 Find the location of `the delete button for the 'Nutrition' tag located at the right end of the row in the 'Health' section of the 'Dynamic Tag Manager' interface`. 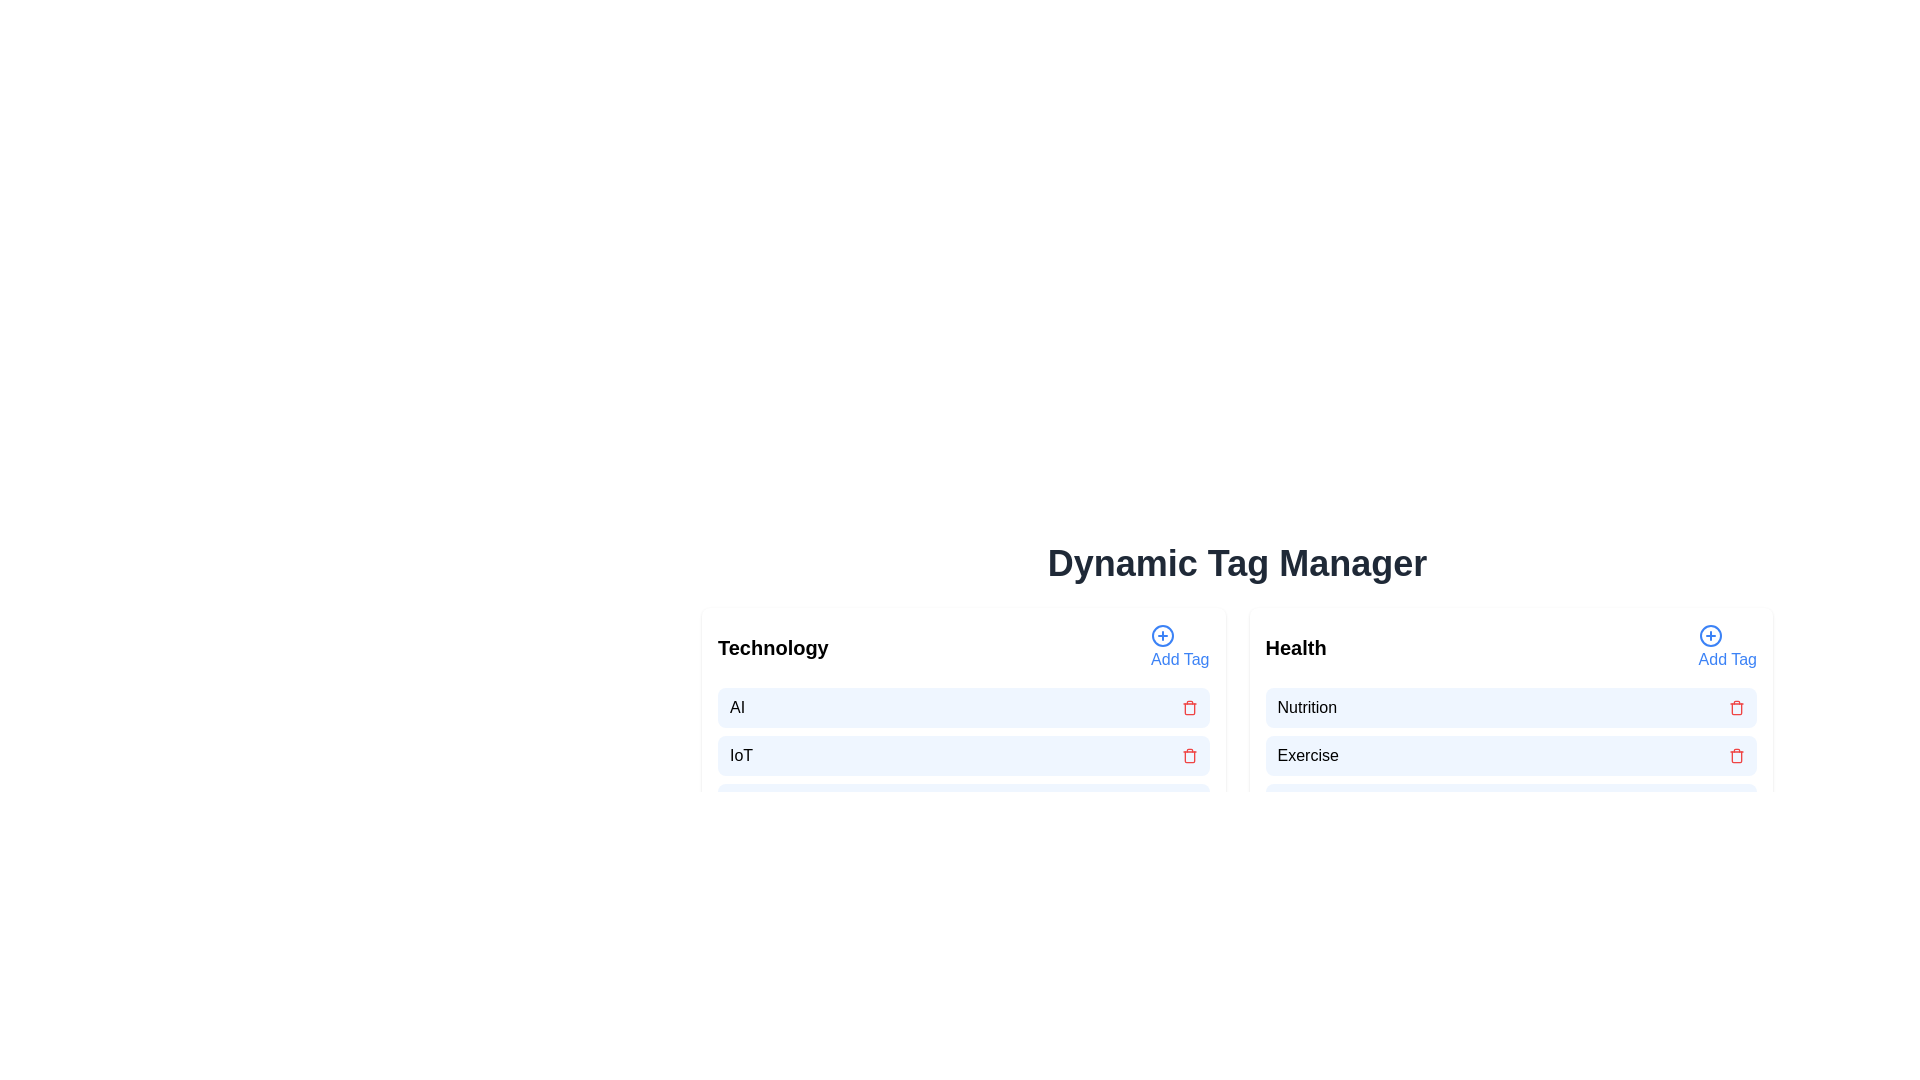

the delete button for the 'Nutrition' tag located at the right end of the row in the 'Health' section of the 'Dynamic Tag Manager' interface is located at coordinates (1736, 707).